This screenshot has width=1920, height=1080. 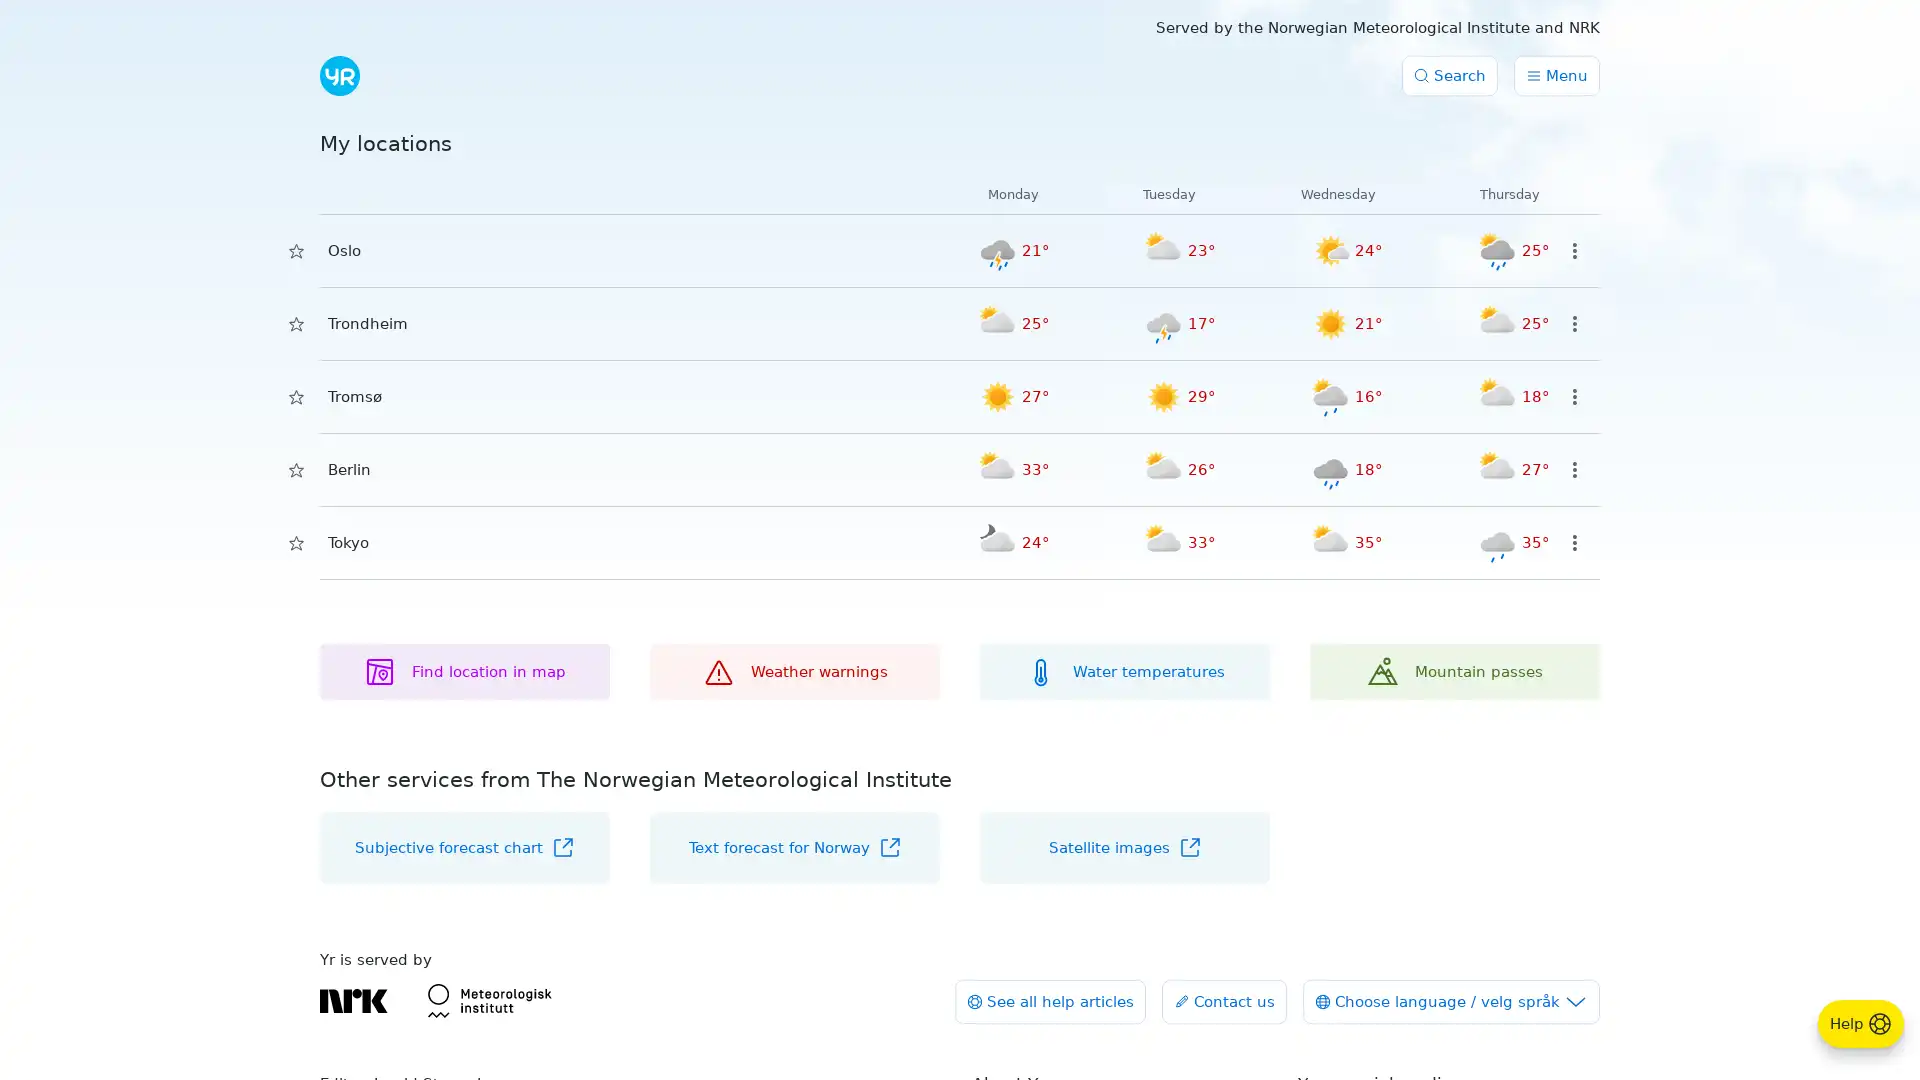 I want to click on Add to "My locations", so click(x=295, y=249).